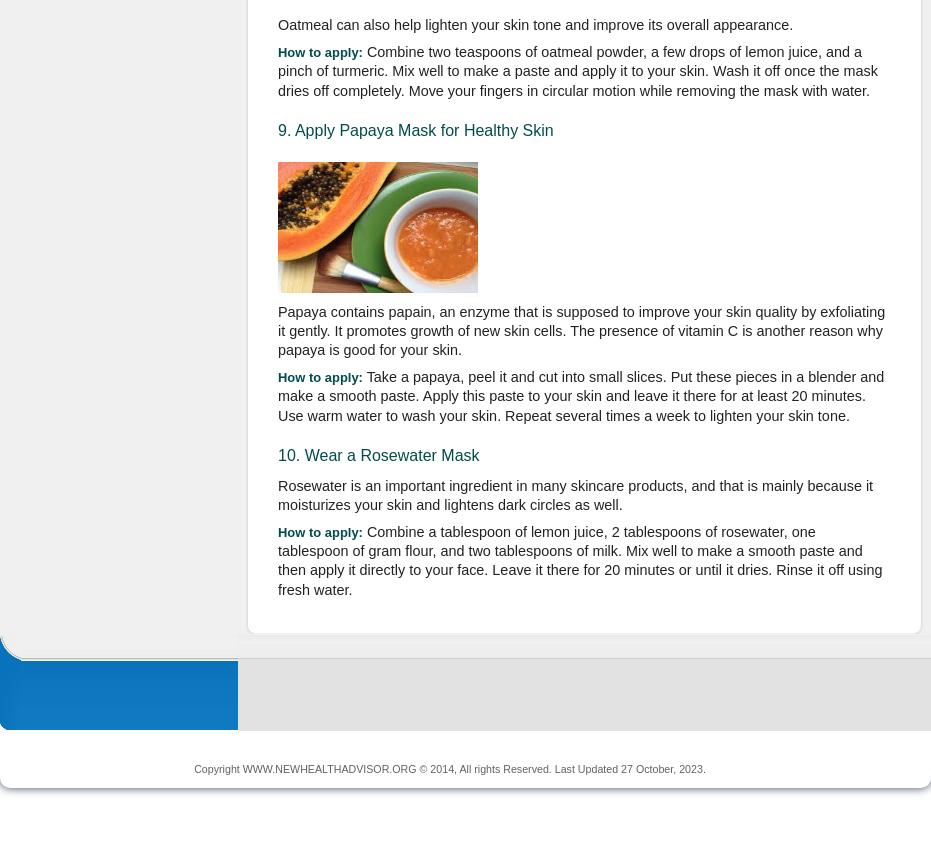  Describe the element at coordinates (193, 766) in the screenshot. I see `'Copyright'` at that location.